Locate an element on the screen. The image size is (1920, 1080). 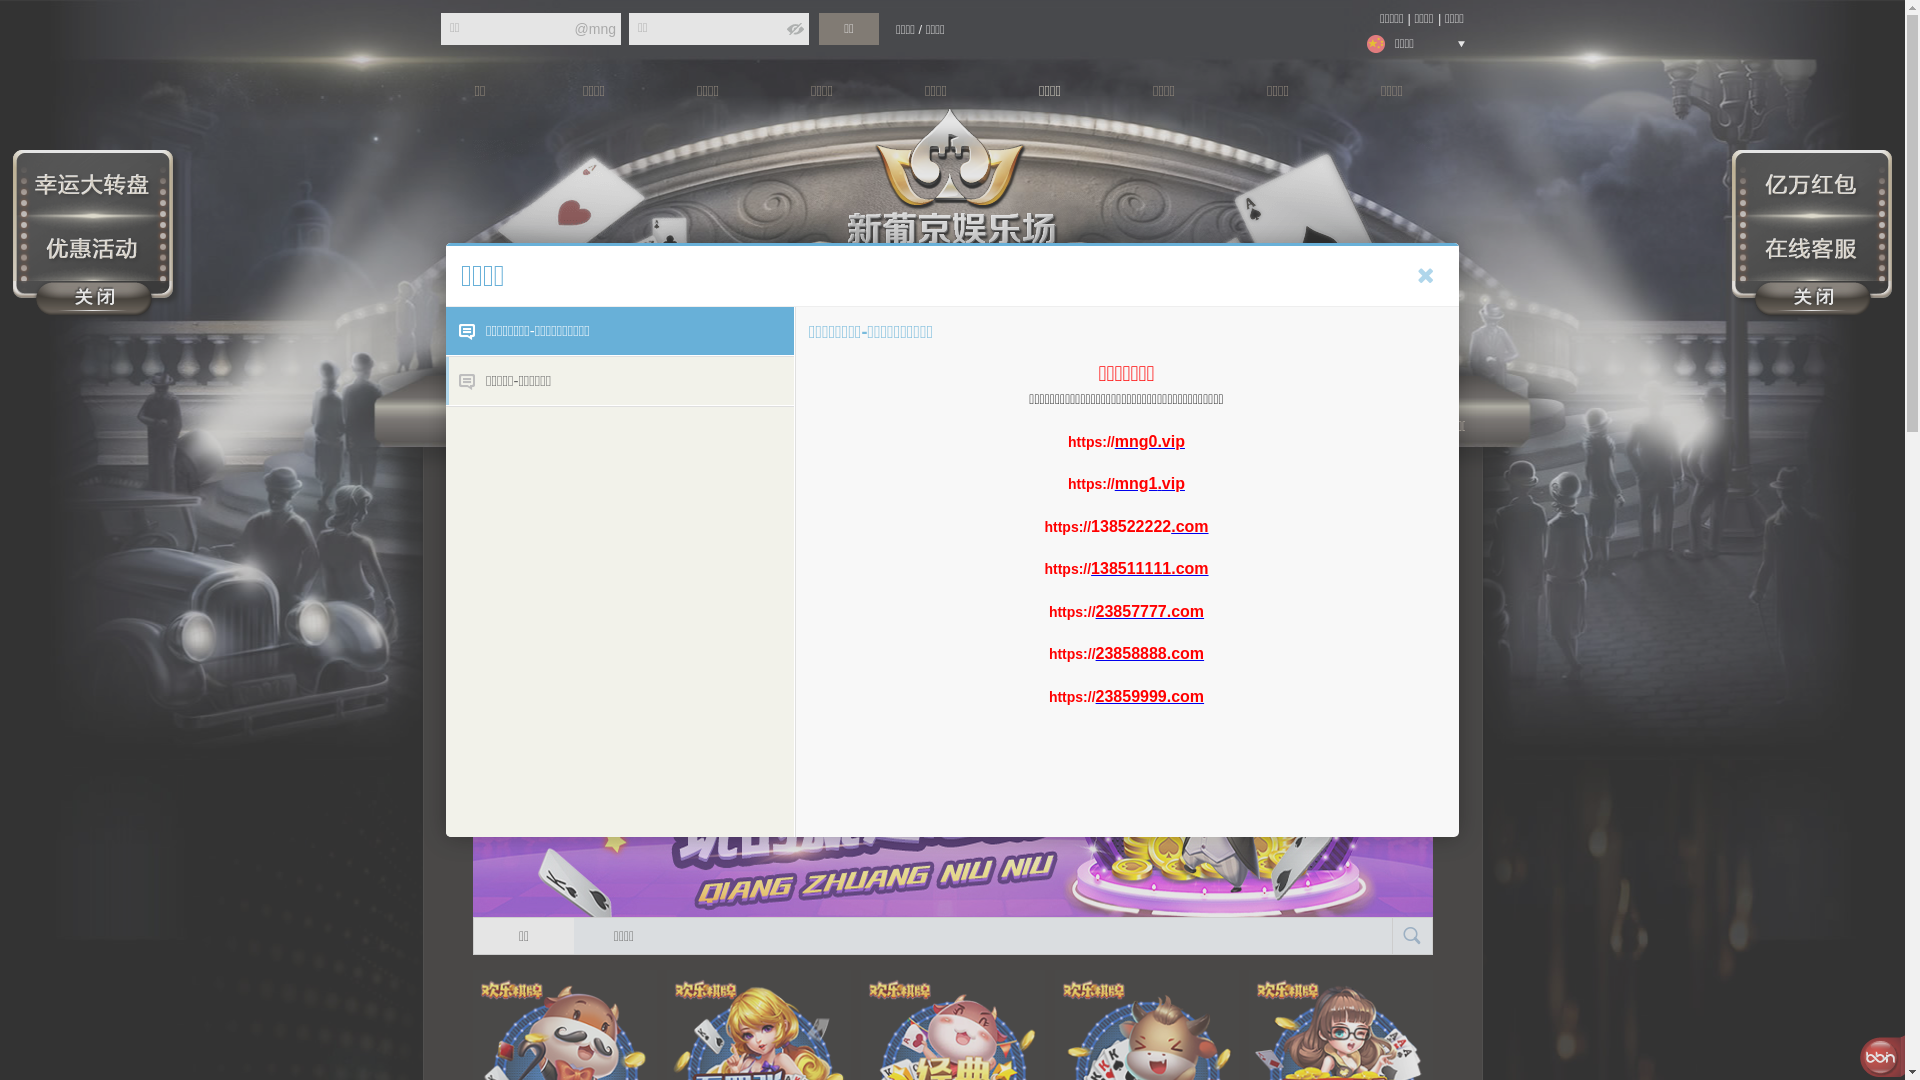
'23858888.com' is located at coordinates (1150, 653).